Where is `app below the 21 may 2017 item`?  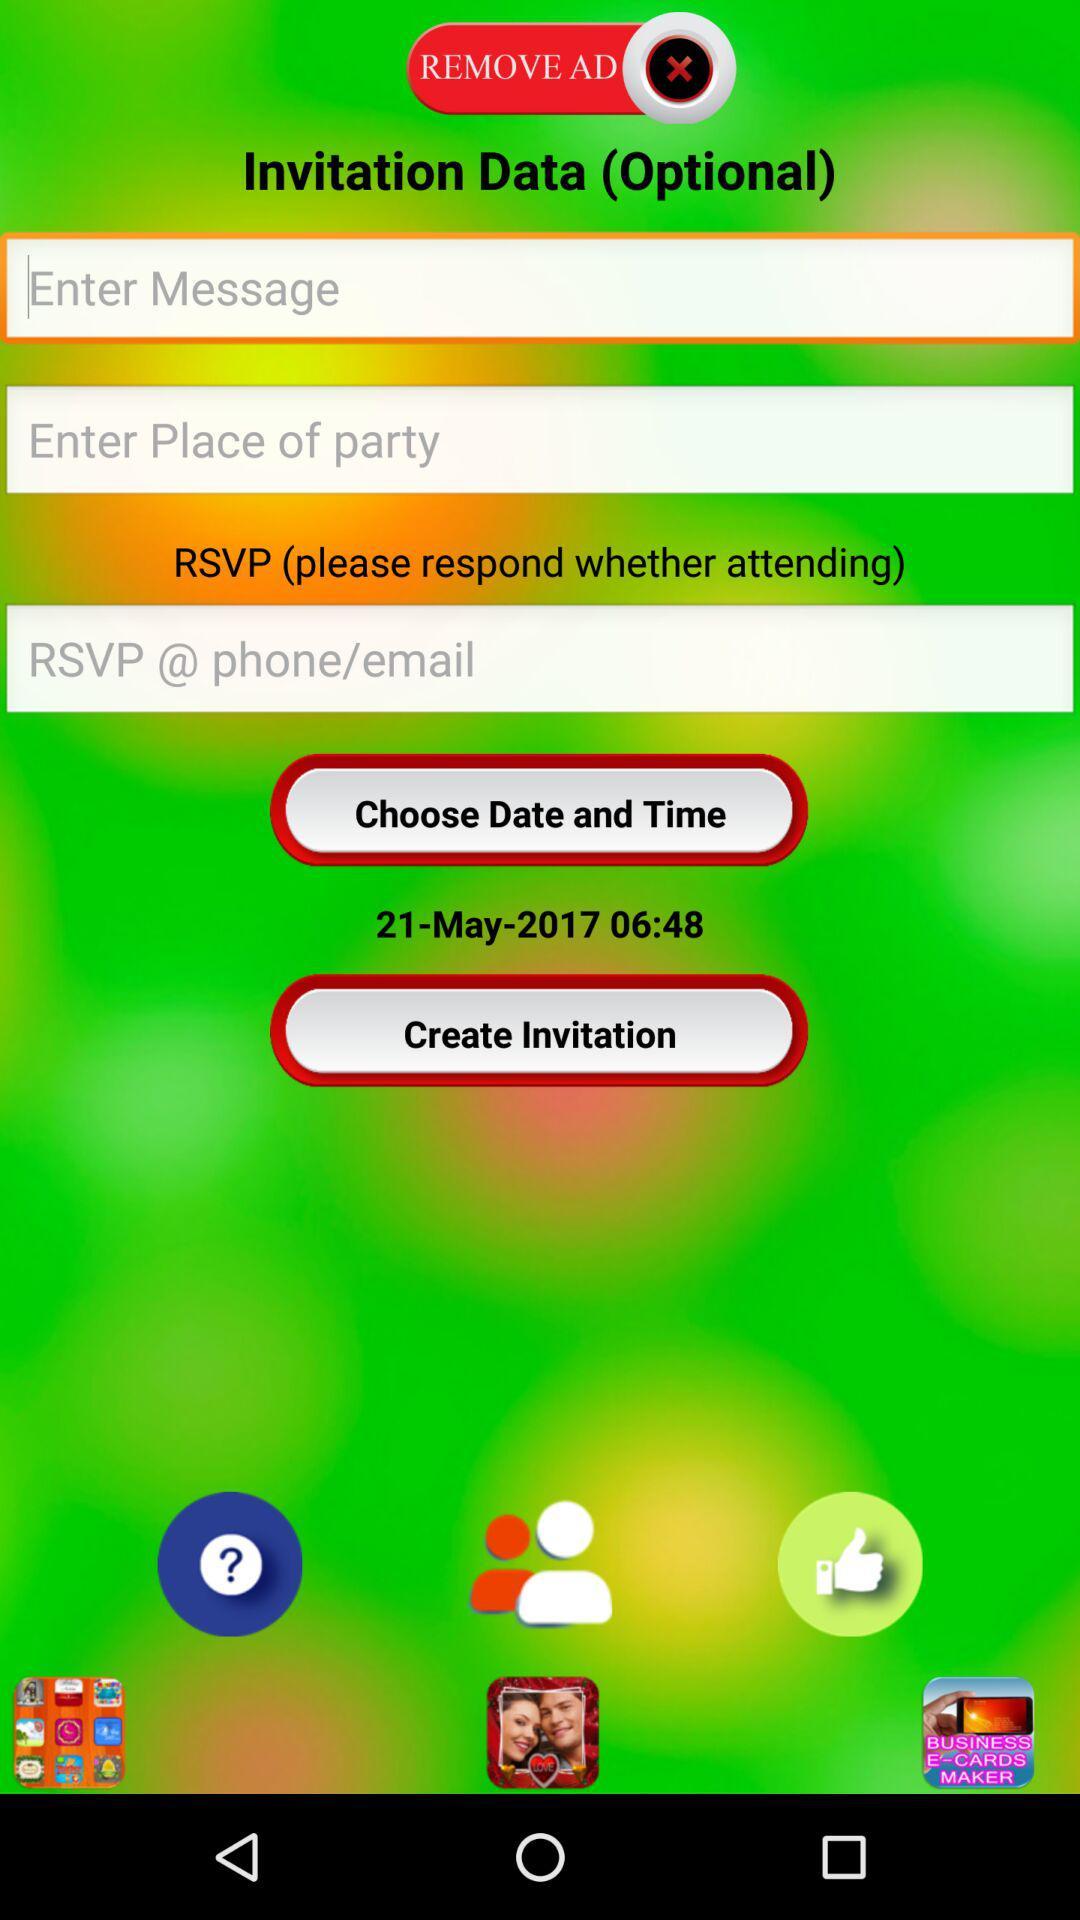
app below the 21 may 2017 item is located at coordinates (540, 1033).